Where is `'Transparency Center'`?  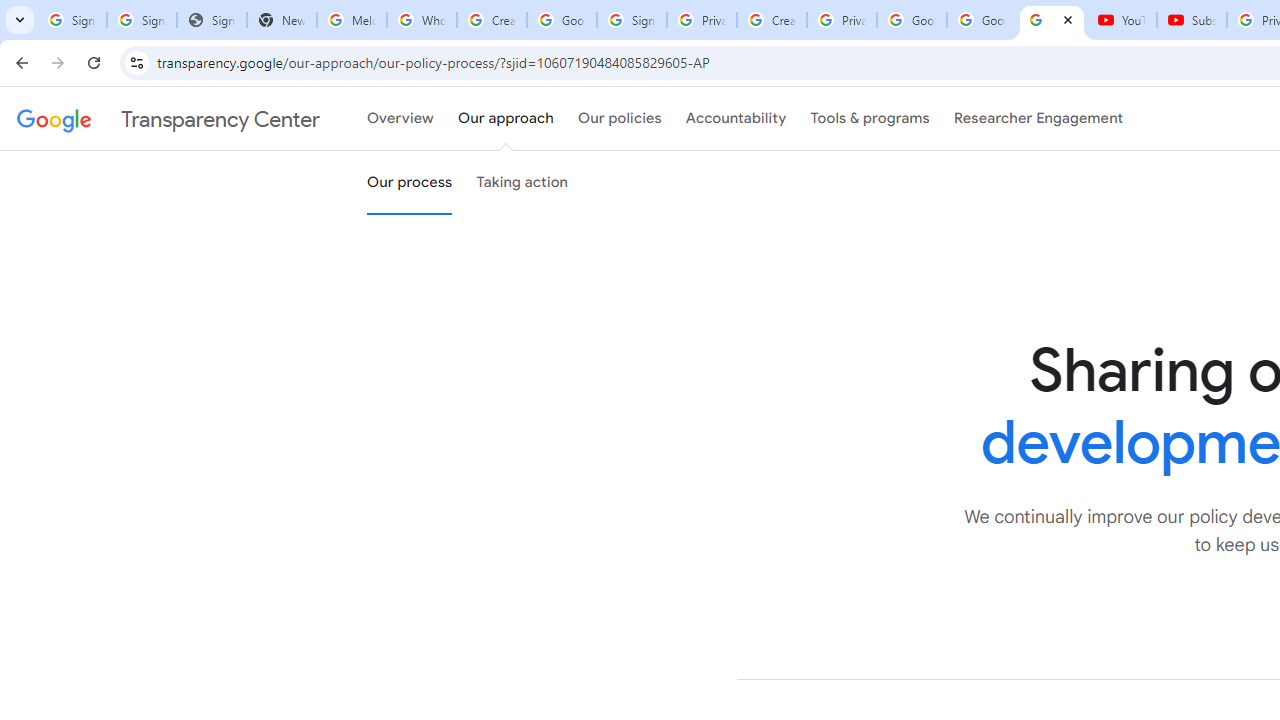
'Transparency Center' is located at coordinates (168, 119).